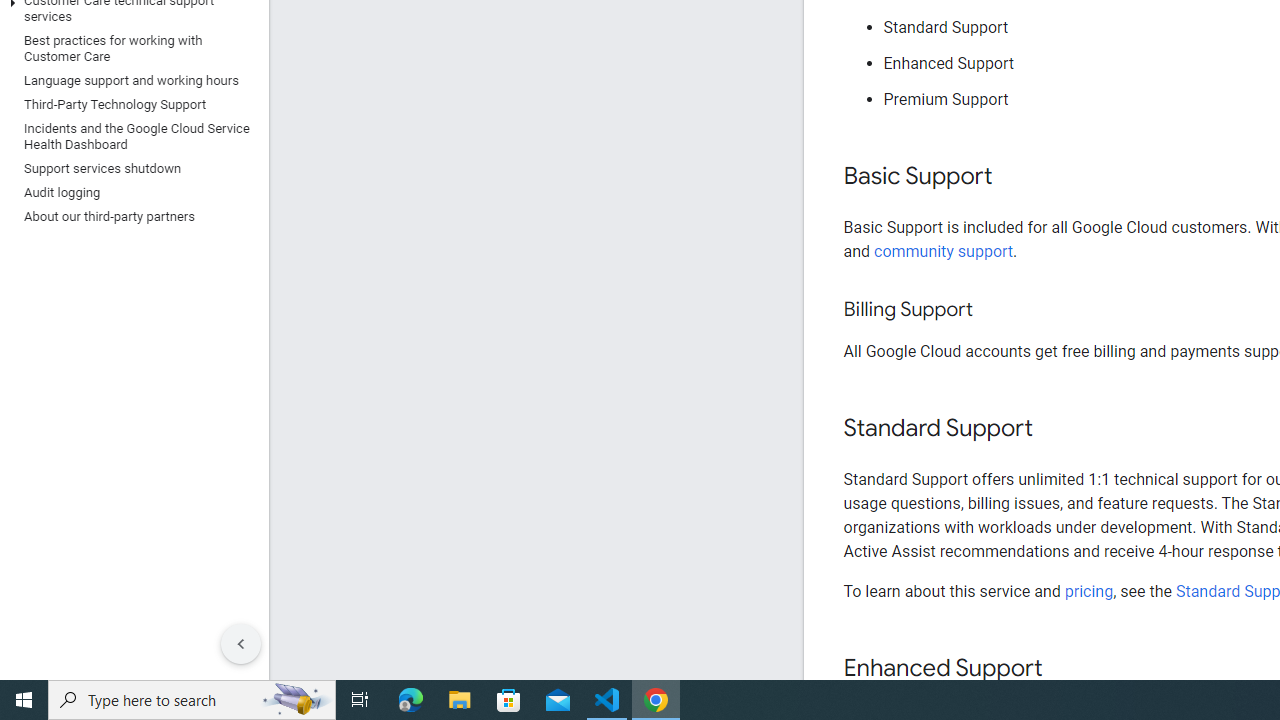 The height and width of the screenshot is (720, 1280). What do you see at coordinates (129, 104) in the screenshot?
I see `'Third-Party Technology Support'` at bounding box center [129, 104].